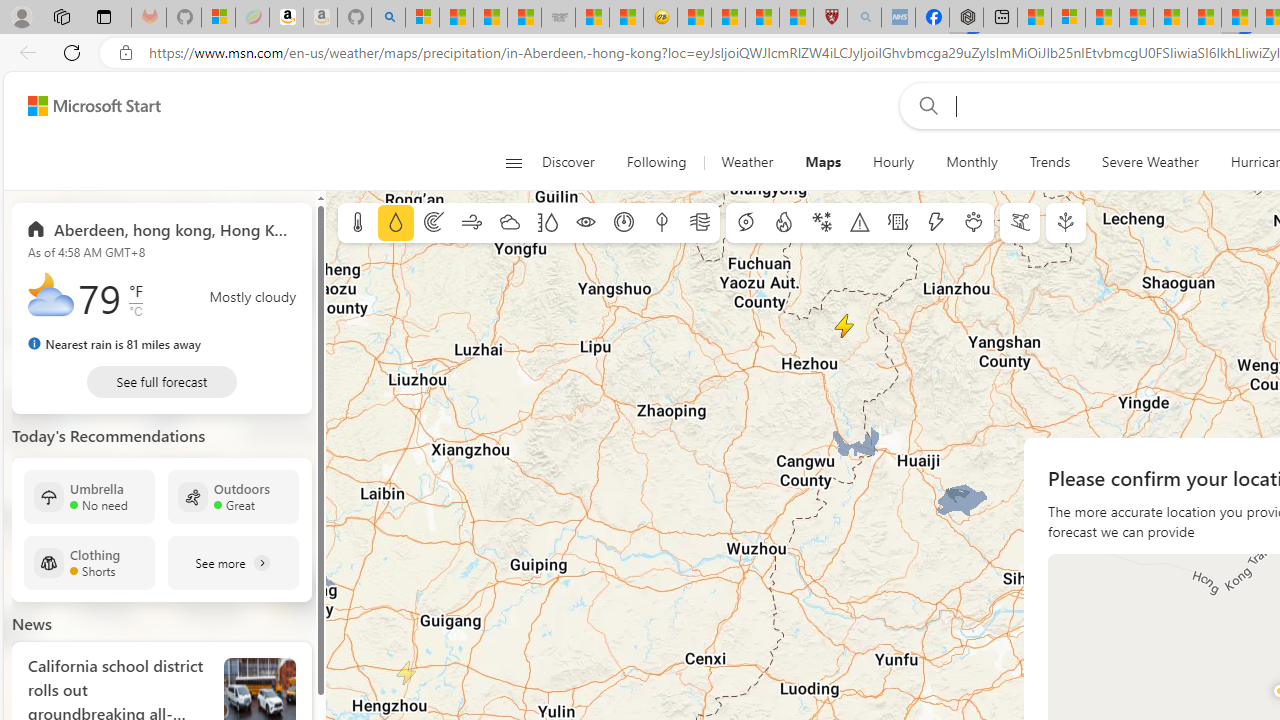  Describe the element at coordinates (897, 17) in the screenshot. I see `'NCL Adult Asthma Inhaler Choice Guideline - Sleeping'` at that location.